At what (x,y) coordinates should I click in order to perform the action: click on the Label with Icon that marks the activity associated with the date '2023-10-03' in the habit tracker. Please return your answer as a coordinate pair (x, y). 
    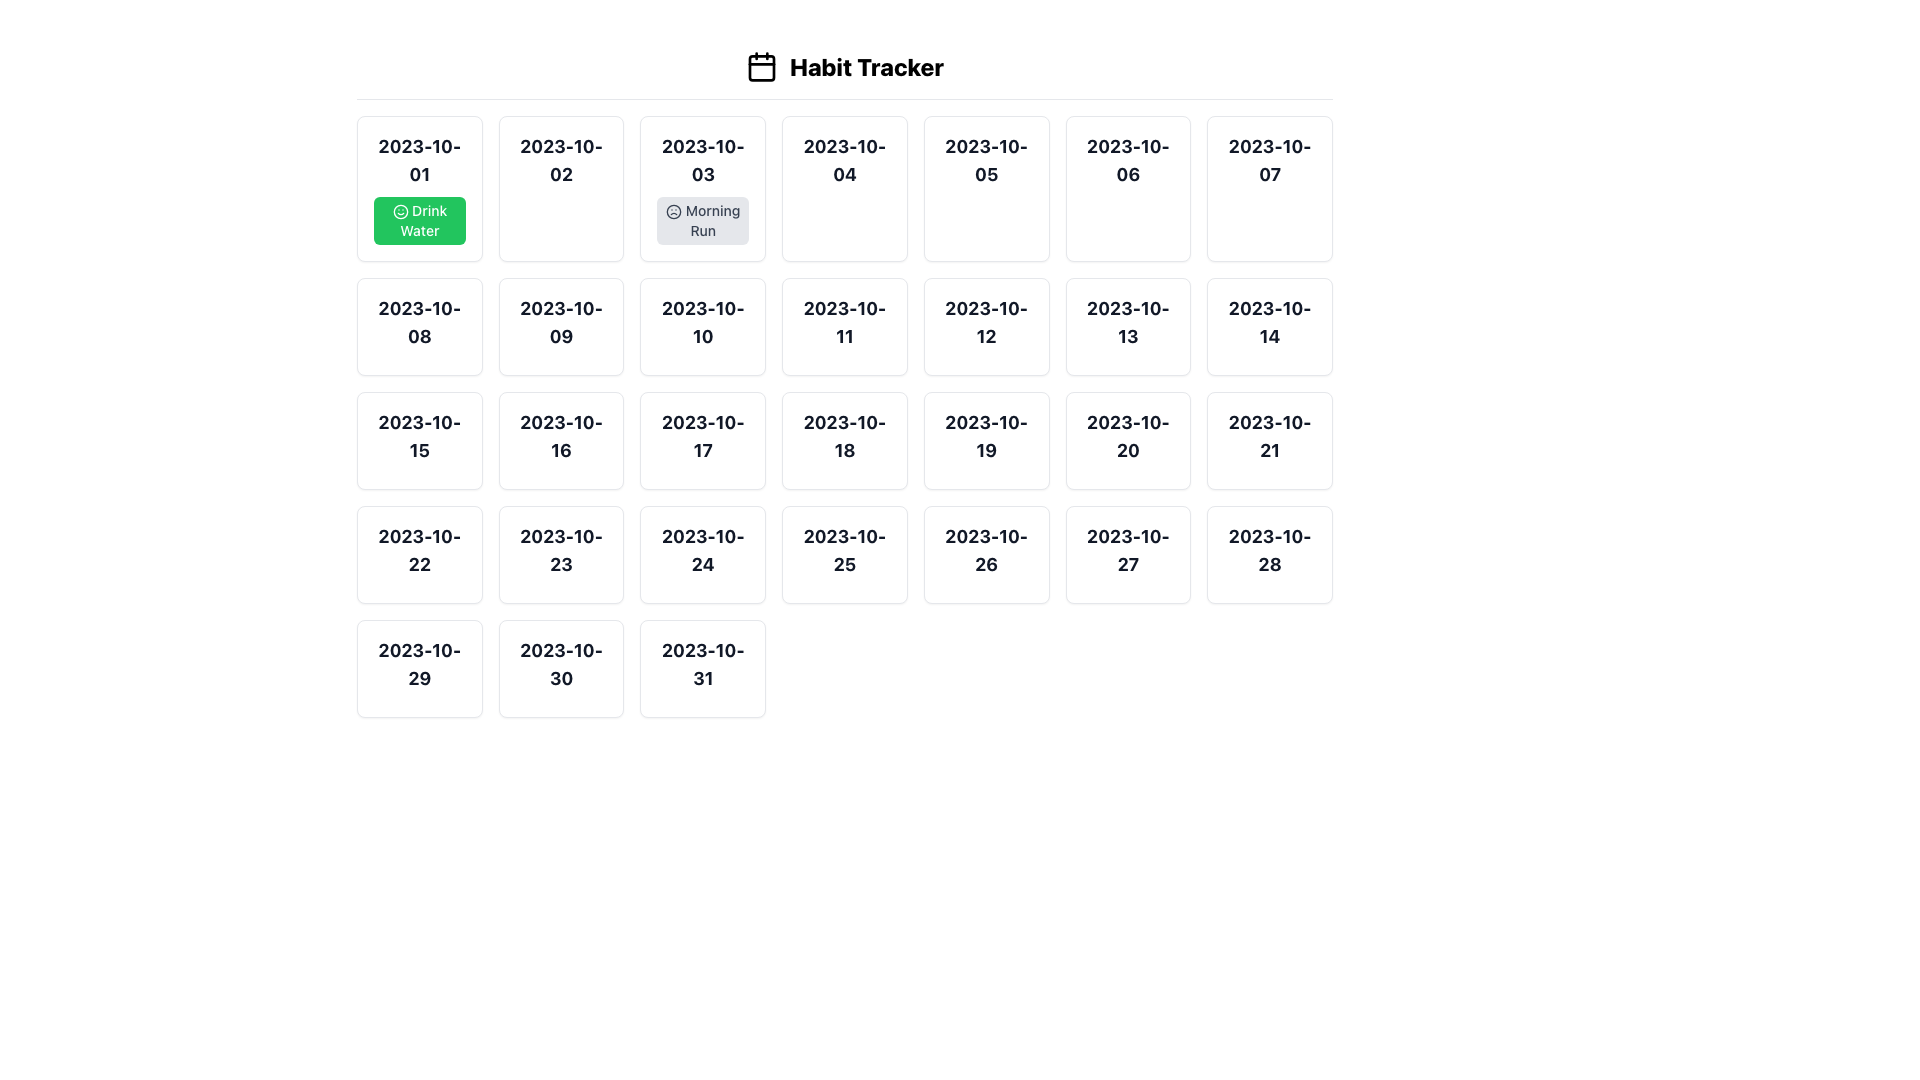
    Looking at the image, I should click on (703, 220).